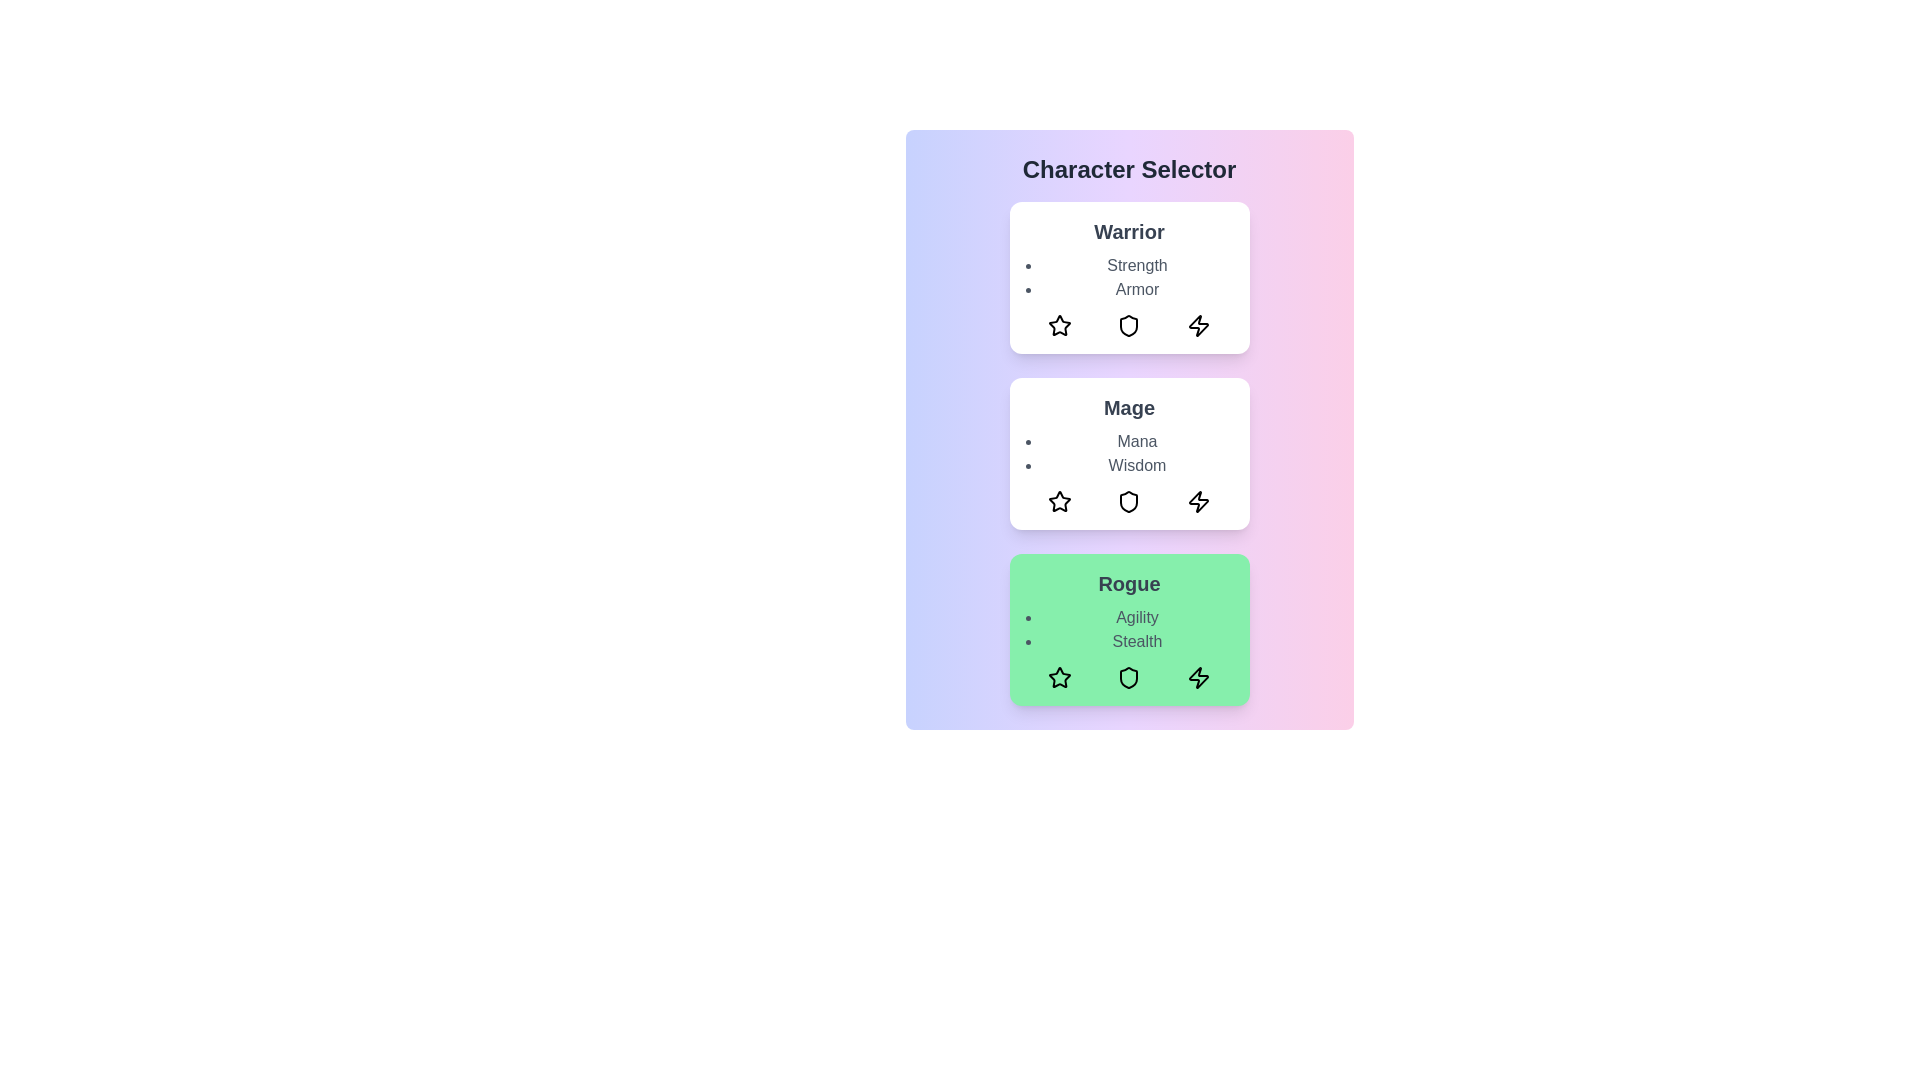  Describe the element at coordinates (1129, 628) in the screenshot. I see `the character card for Rogue` at that location.